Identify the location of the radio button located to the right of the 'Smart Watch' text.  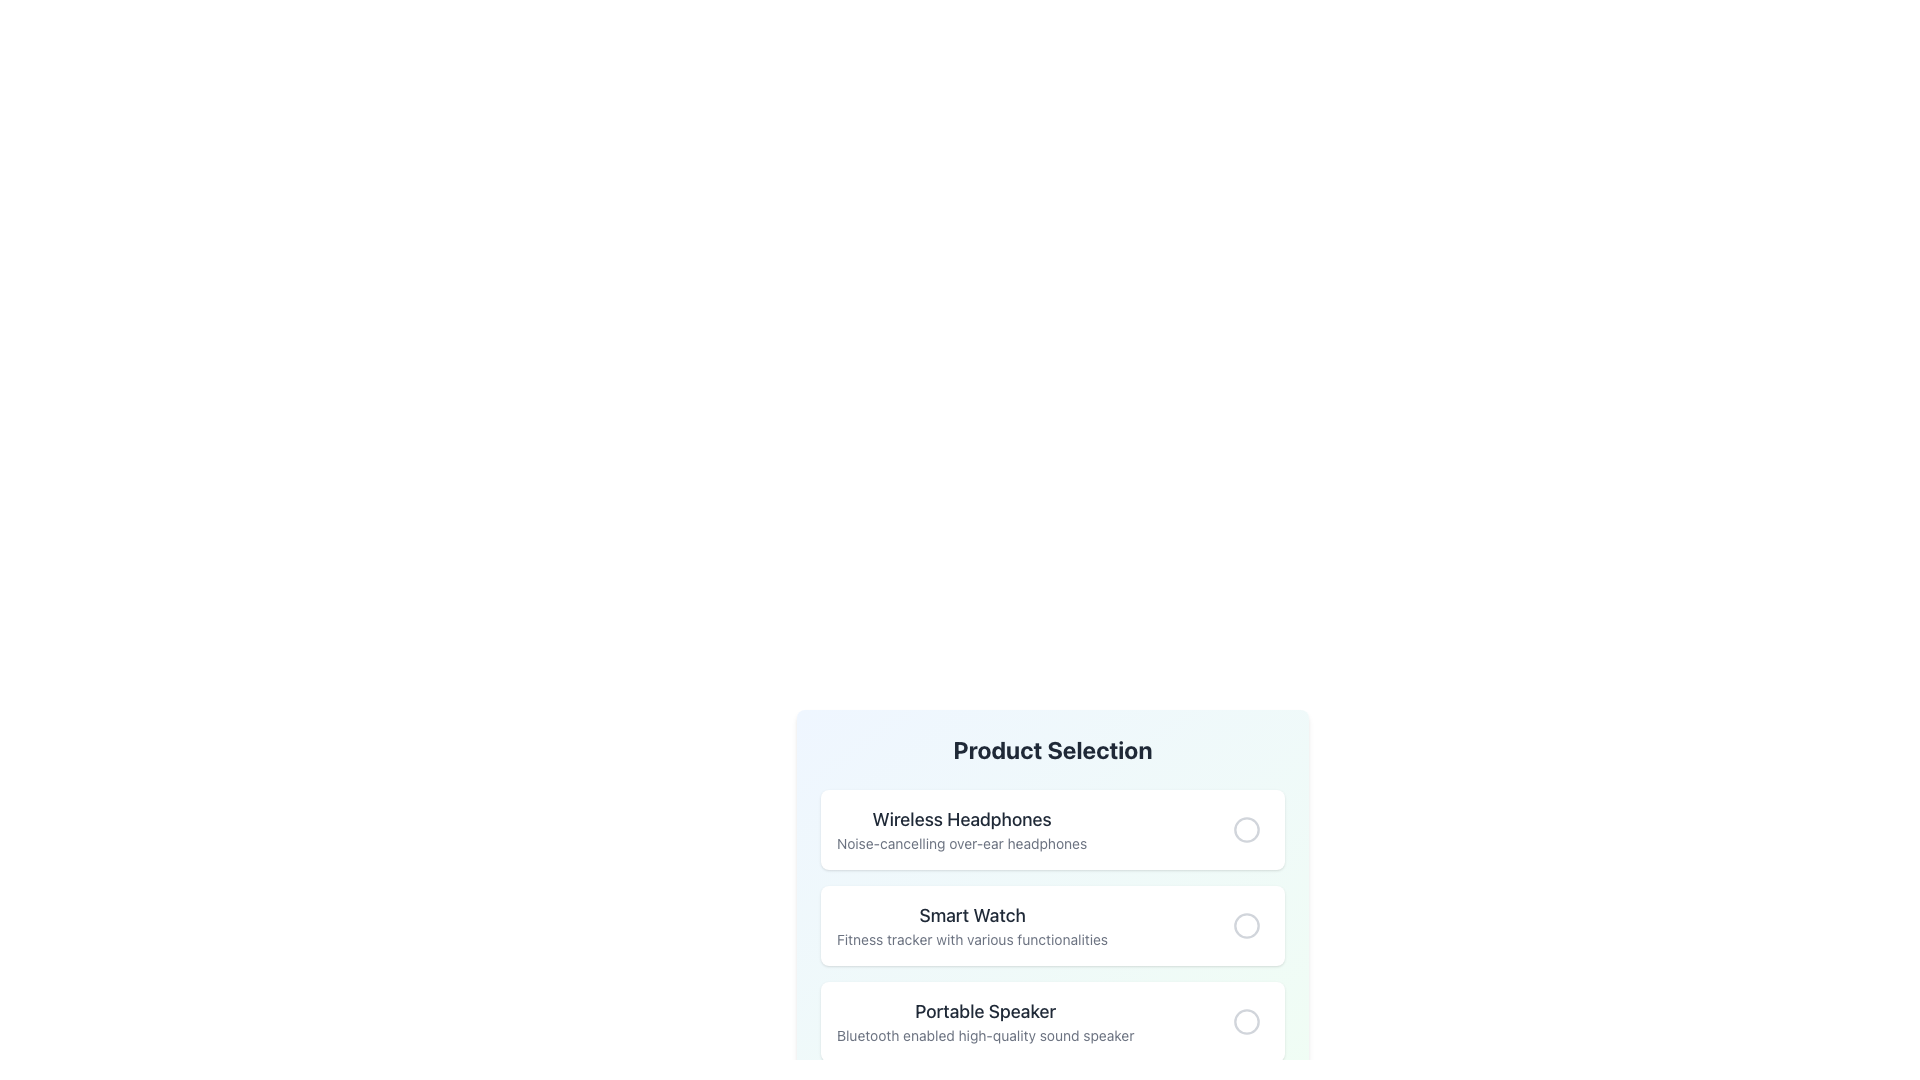
(1246, 925).